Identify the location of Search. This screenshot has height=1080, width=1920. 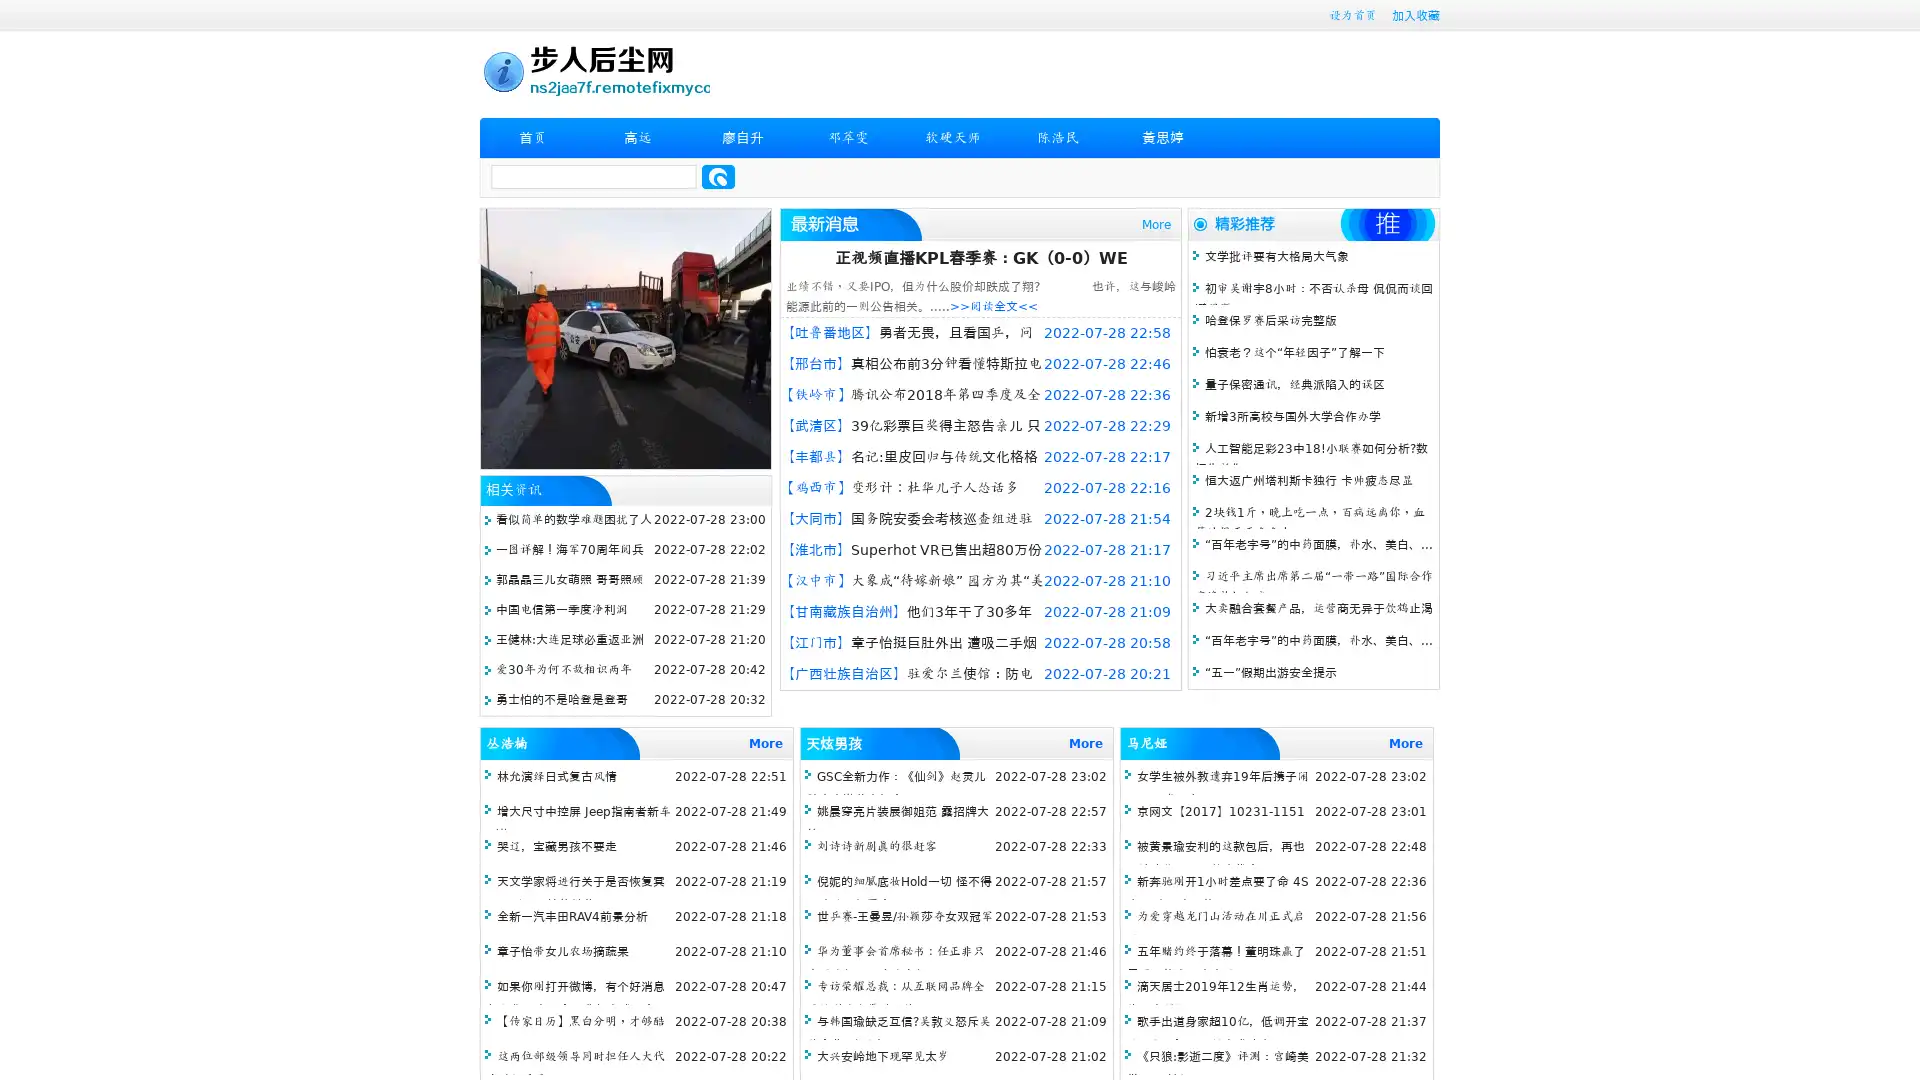
(718, 176).